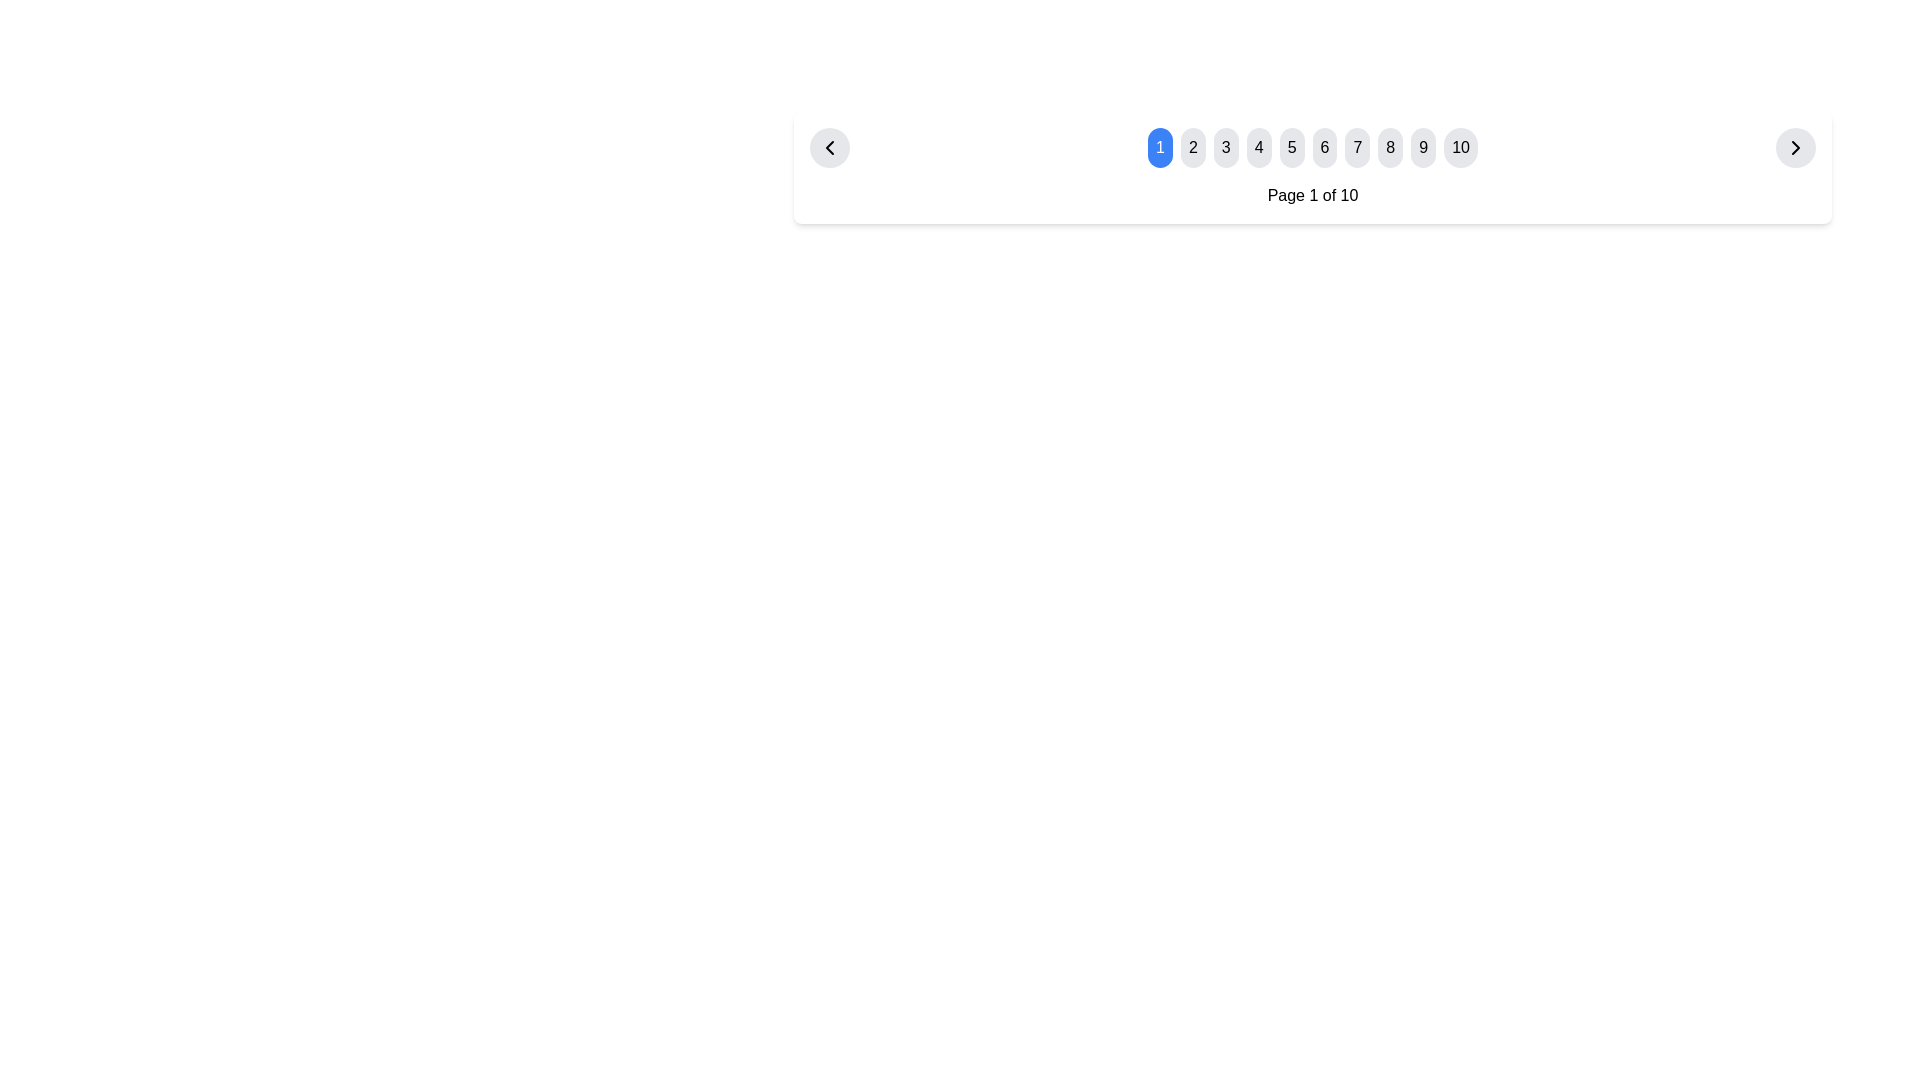 The image size is (1920, 1080). What do you see at coordinates (1357, 146) in the screenshot?
I see `the rounded button labeled '7' in the pagination bar` at bounding box center [1357, 146].